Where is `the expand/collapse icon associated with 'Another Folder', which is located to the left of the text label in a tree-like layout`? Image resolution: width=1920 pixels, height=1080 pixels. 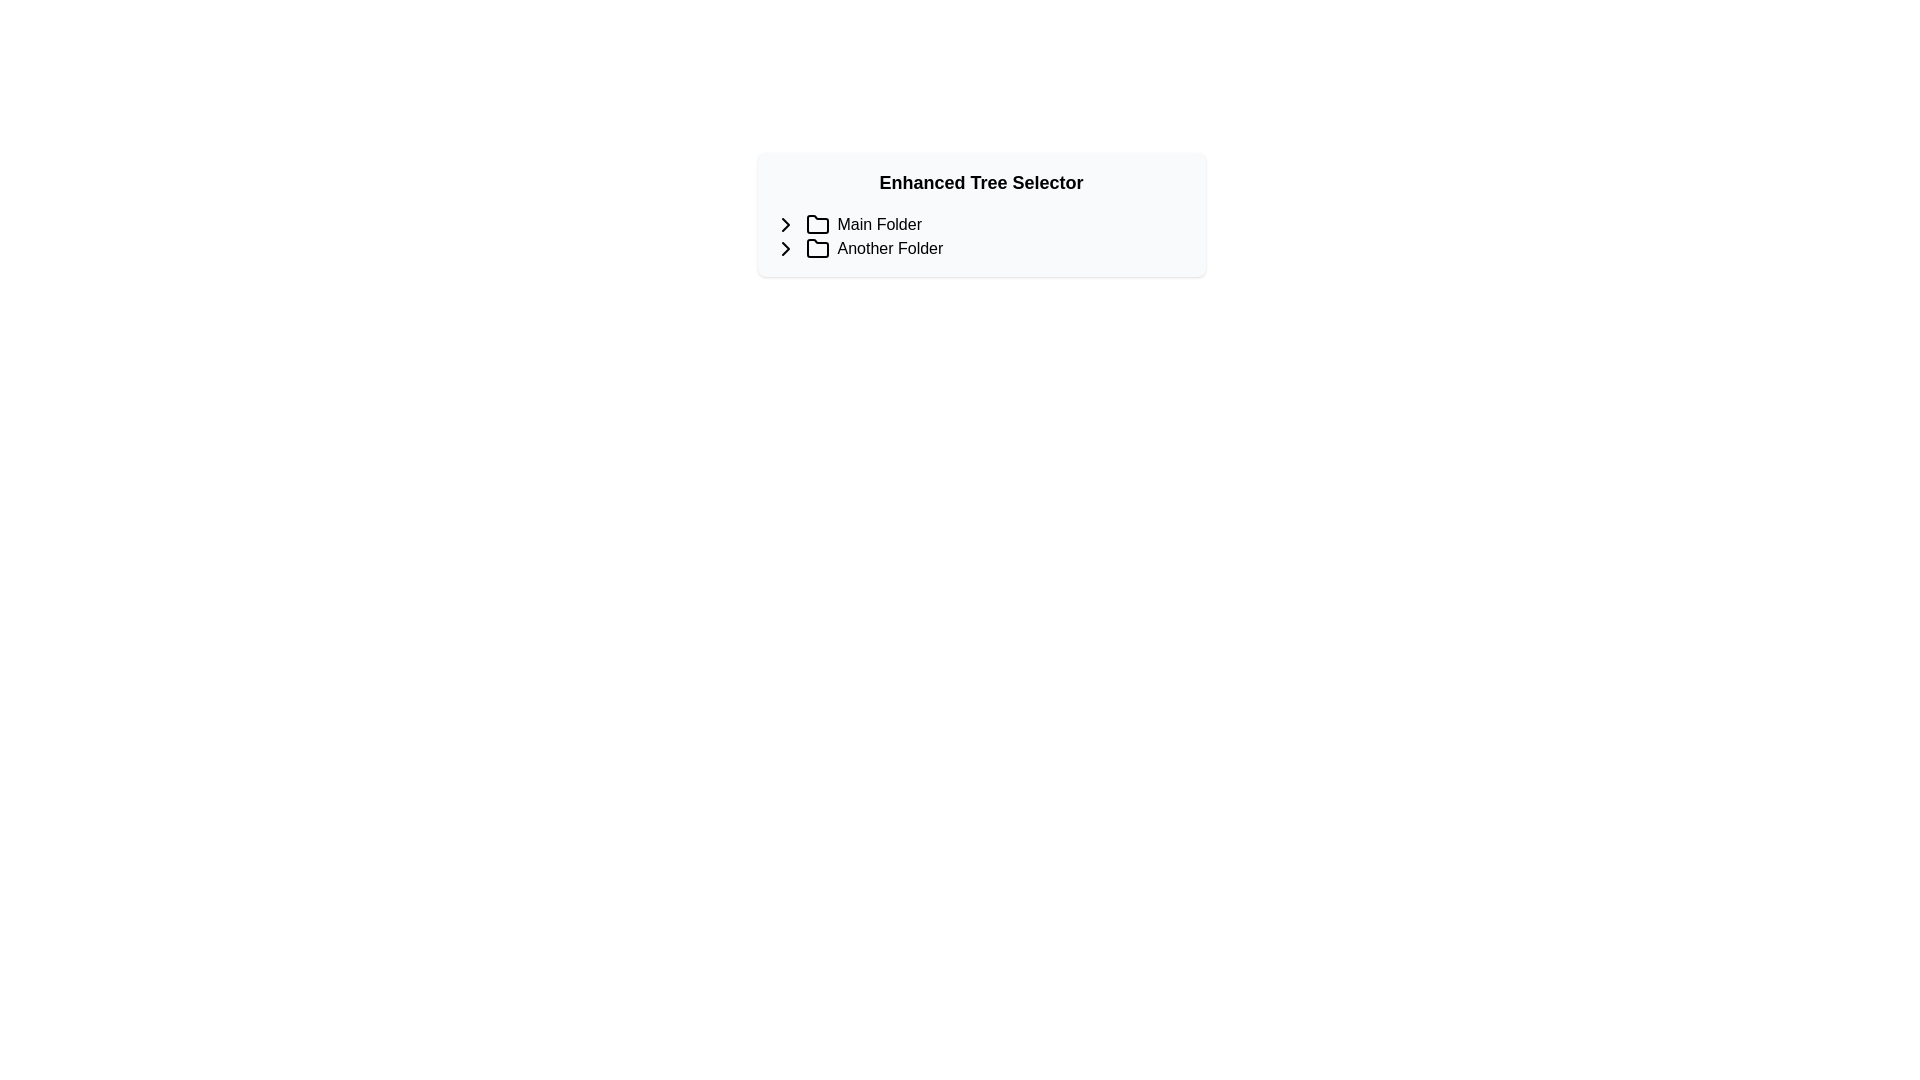 the expand/collapse icon associated with 'Another Folder', which is located to the left of the text label in a tree-like layout is located at coordinates (784, 224).